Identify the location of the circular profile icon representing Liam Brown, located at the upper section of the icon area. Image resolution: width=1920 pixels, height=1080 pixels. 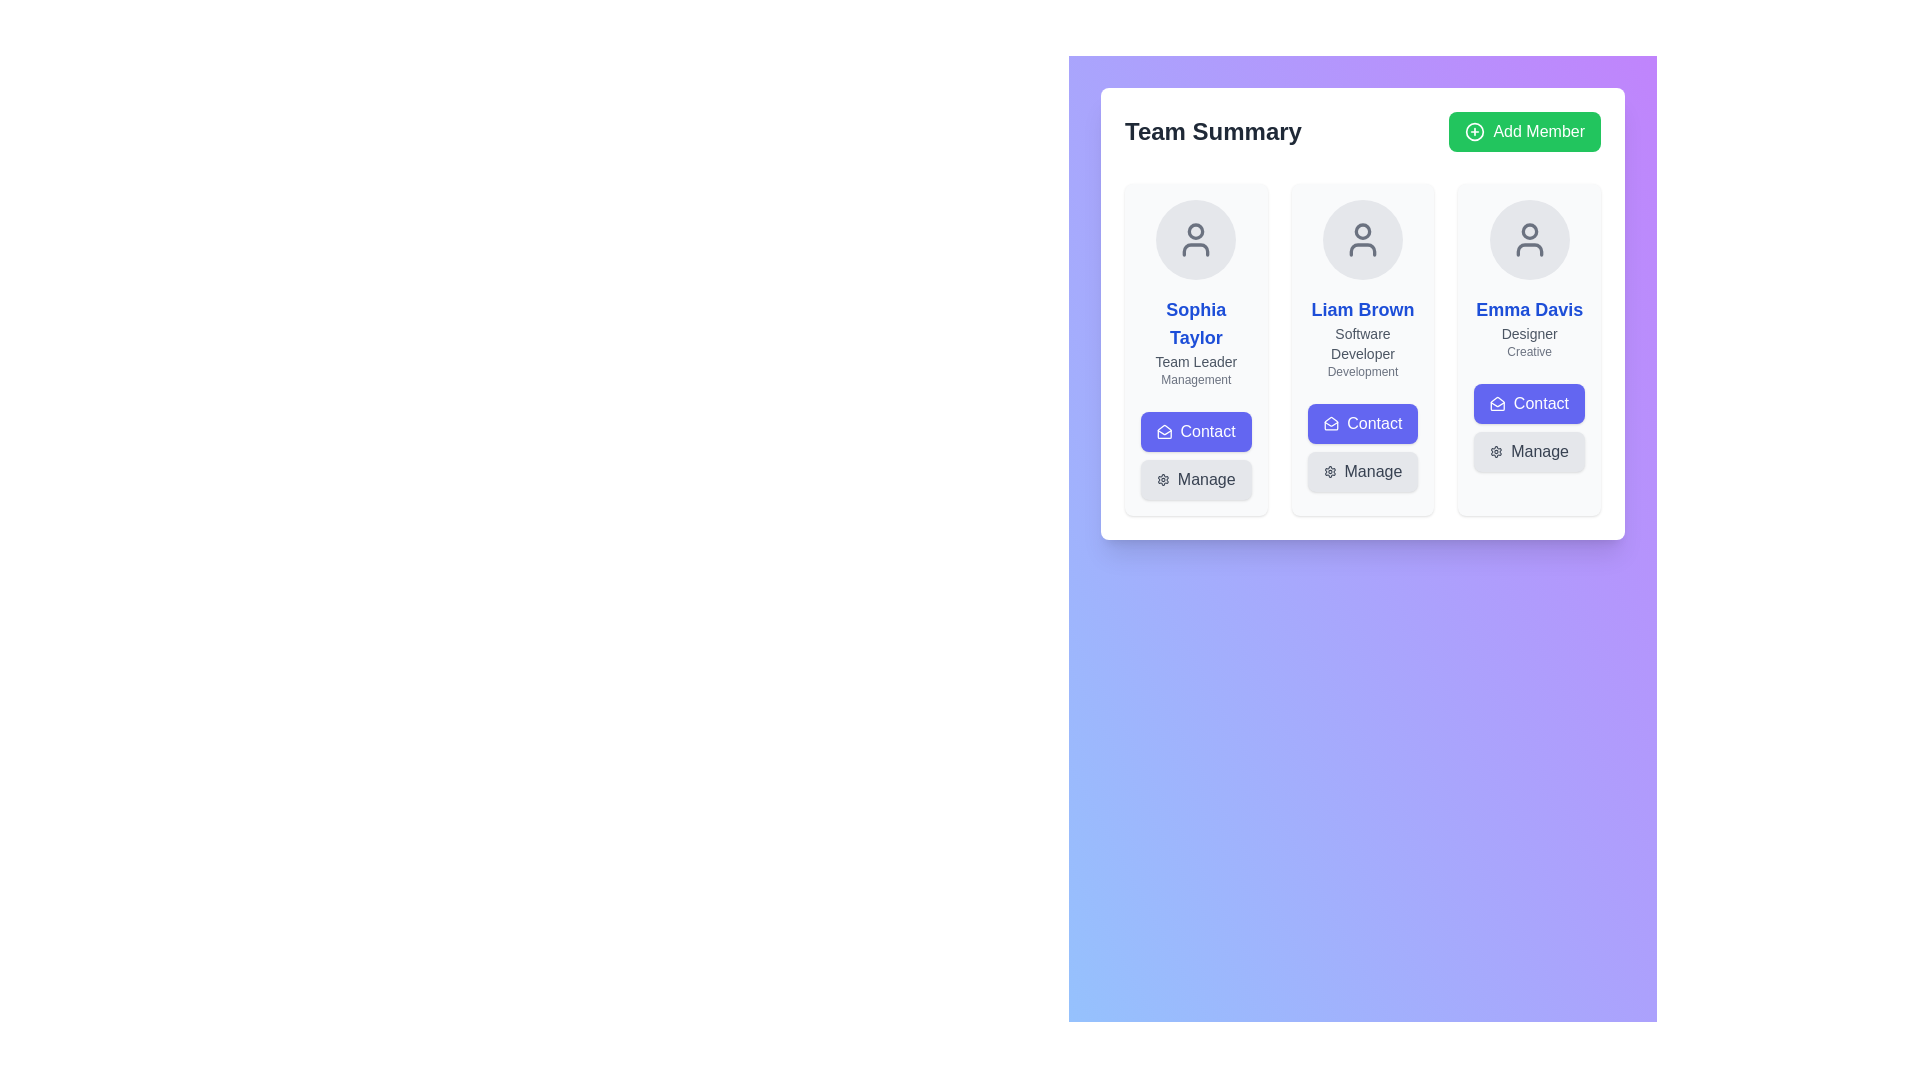
(1362, 230).